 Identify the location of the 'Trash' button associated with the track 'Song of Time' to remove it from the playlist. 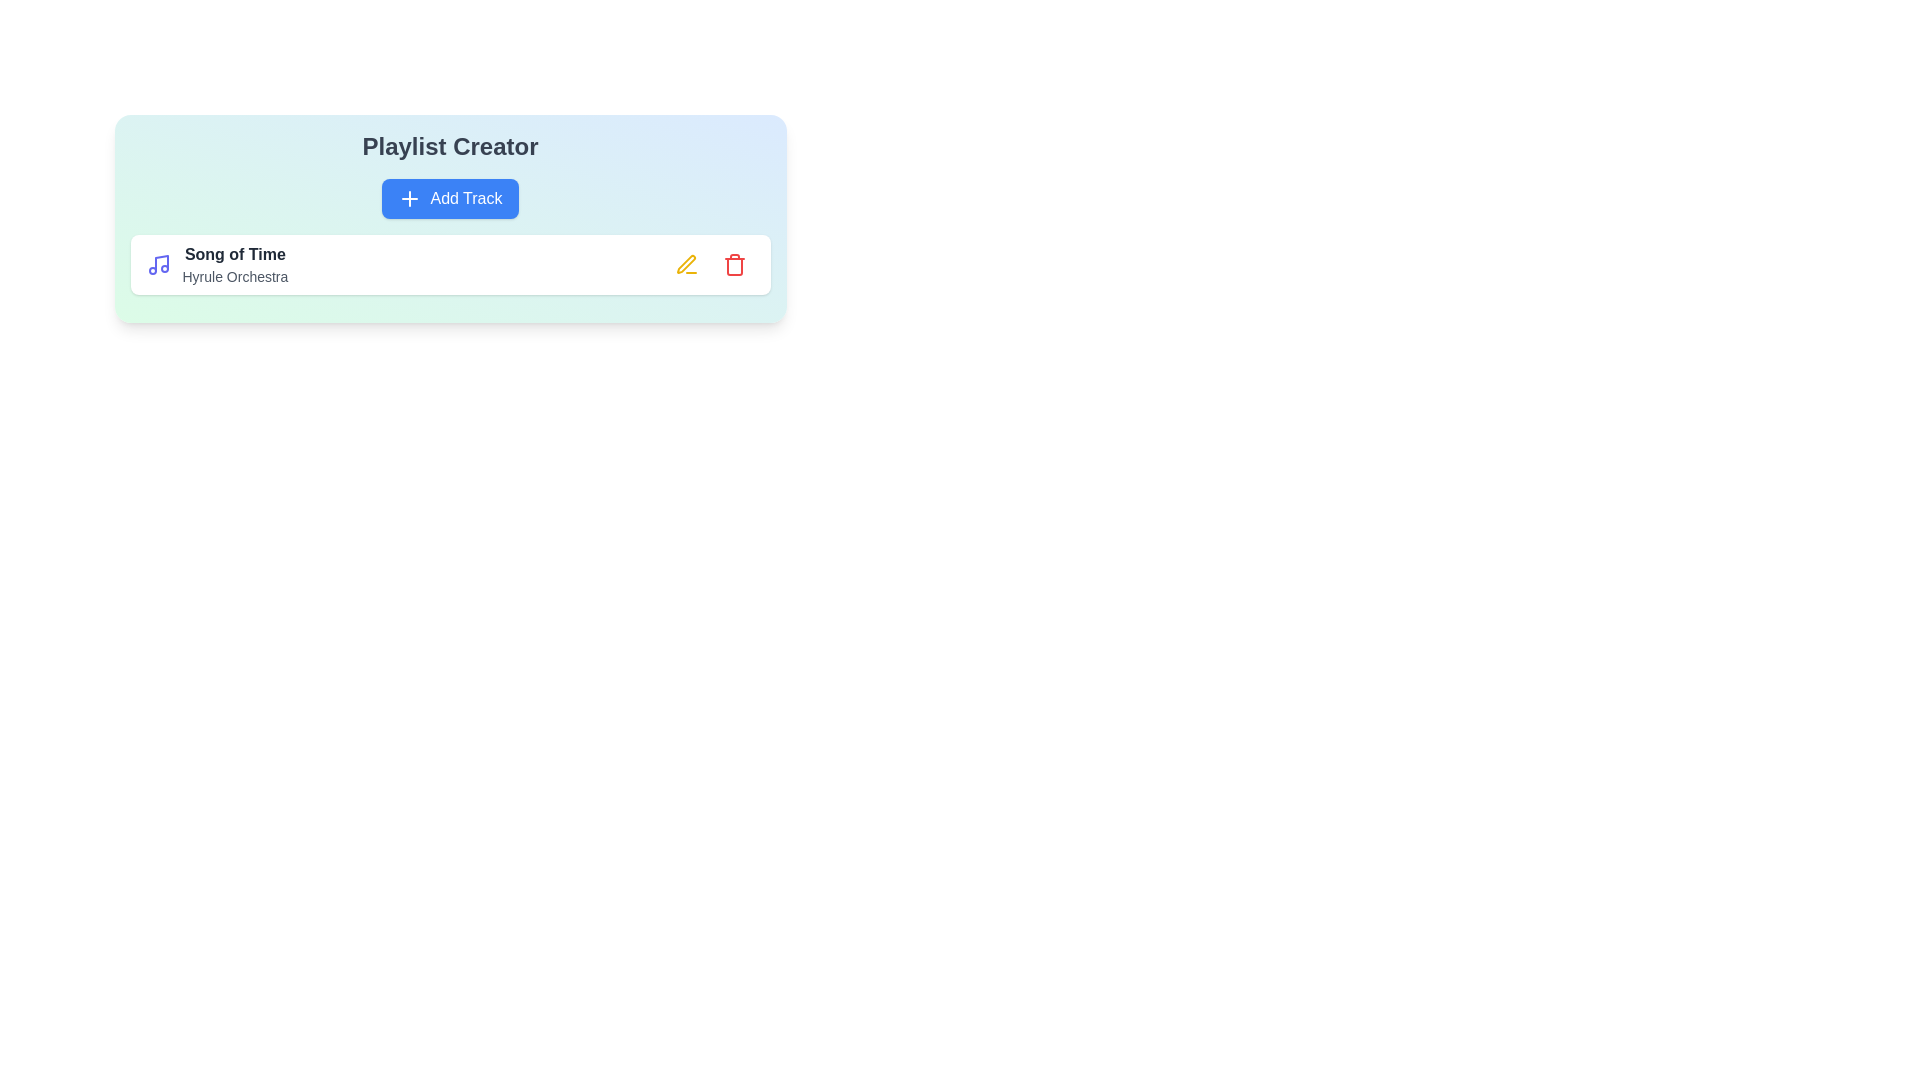
(733, 264).